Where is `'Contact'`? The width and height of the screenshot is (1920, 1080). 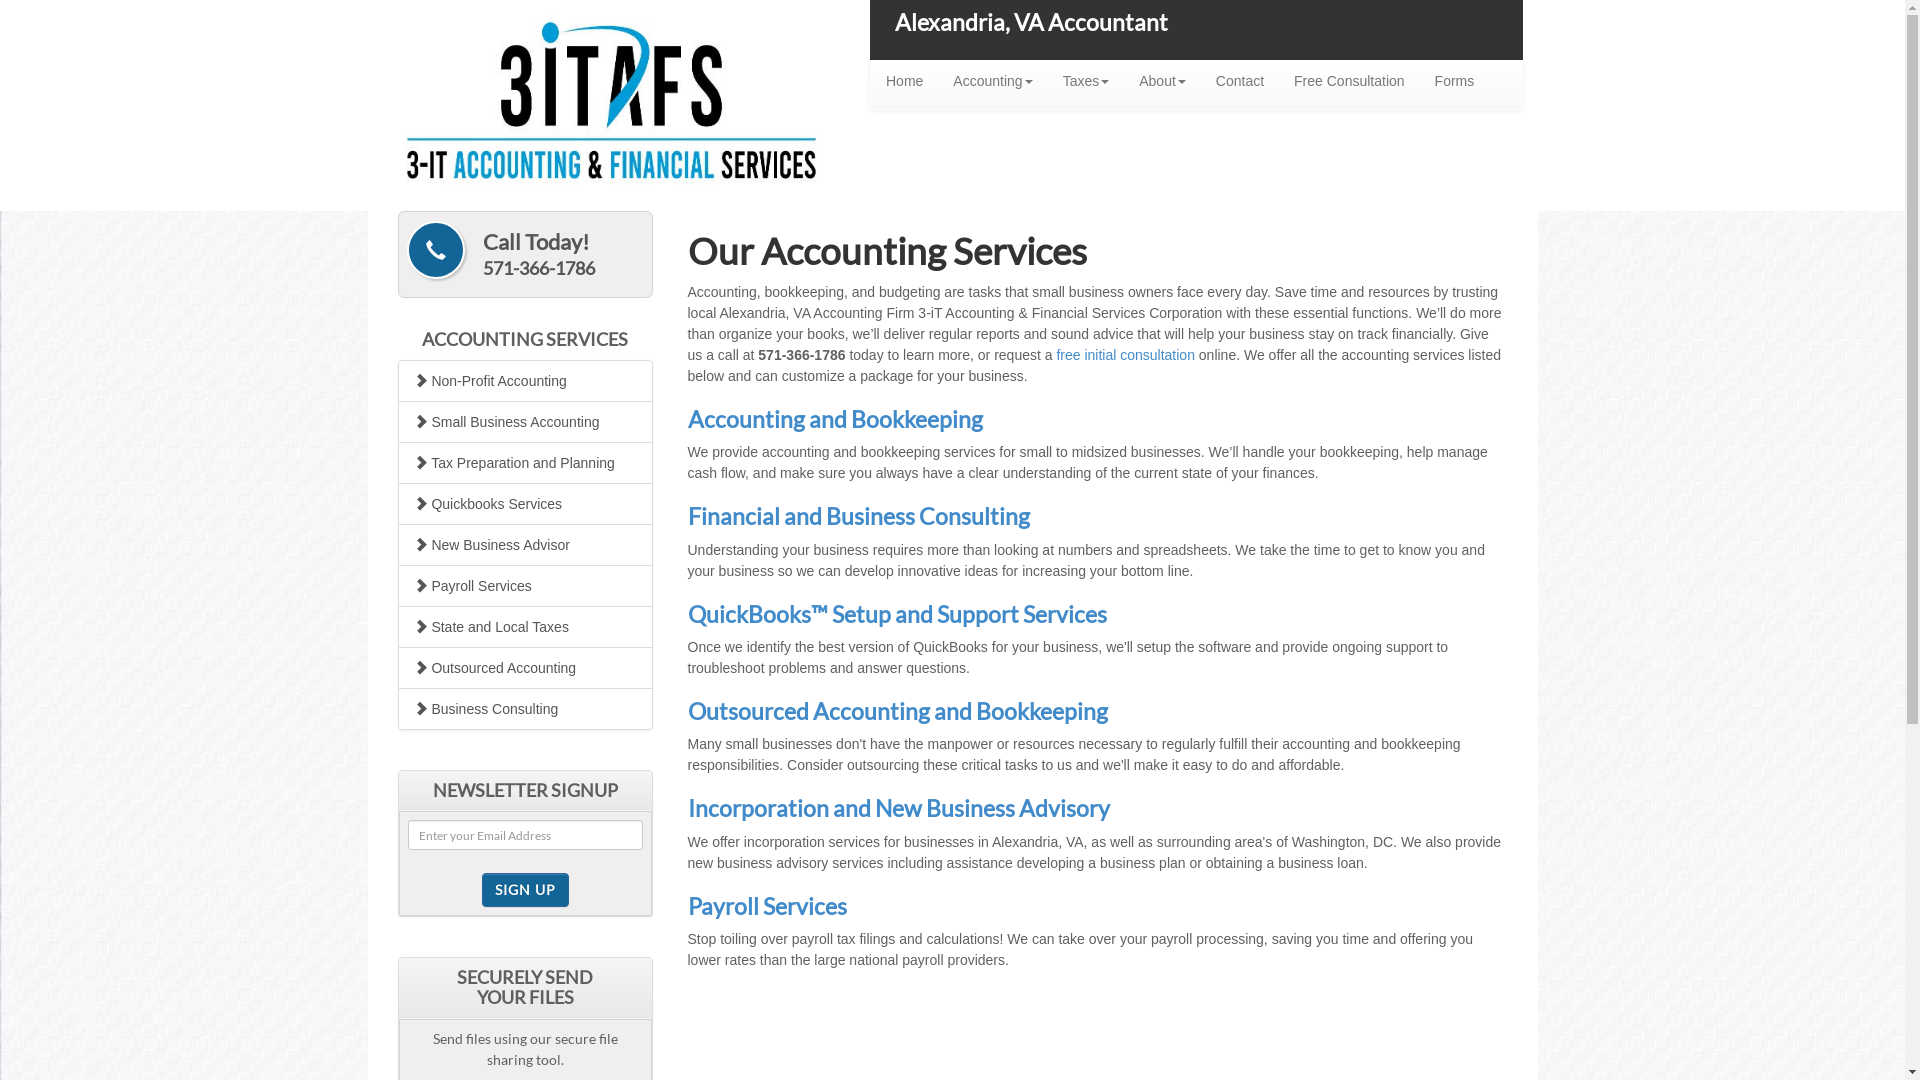
'Contact' is located at coordinates (1238, 80).